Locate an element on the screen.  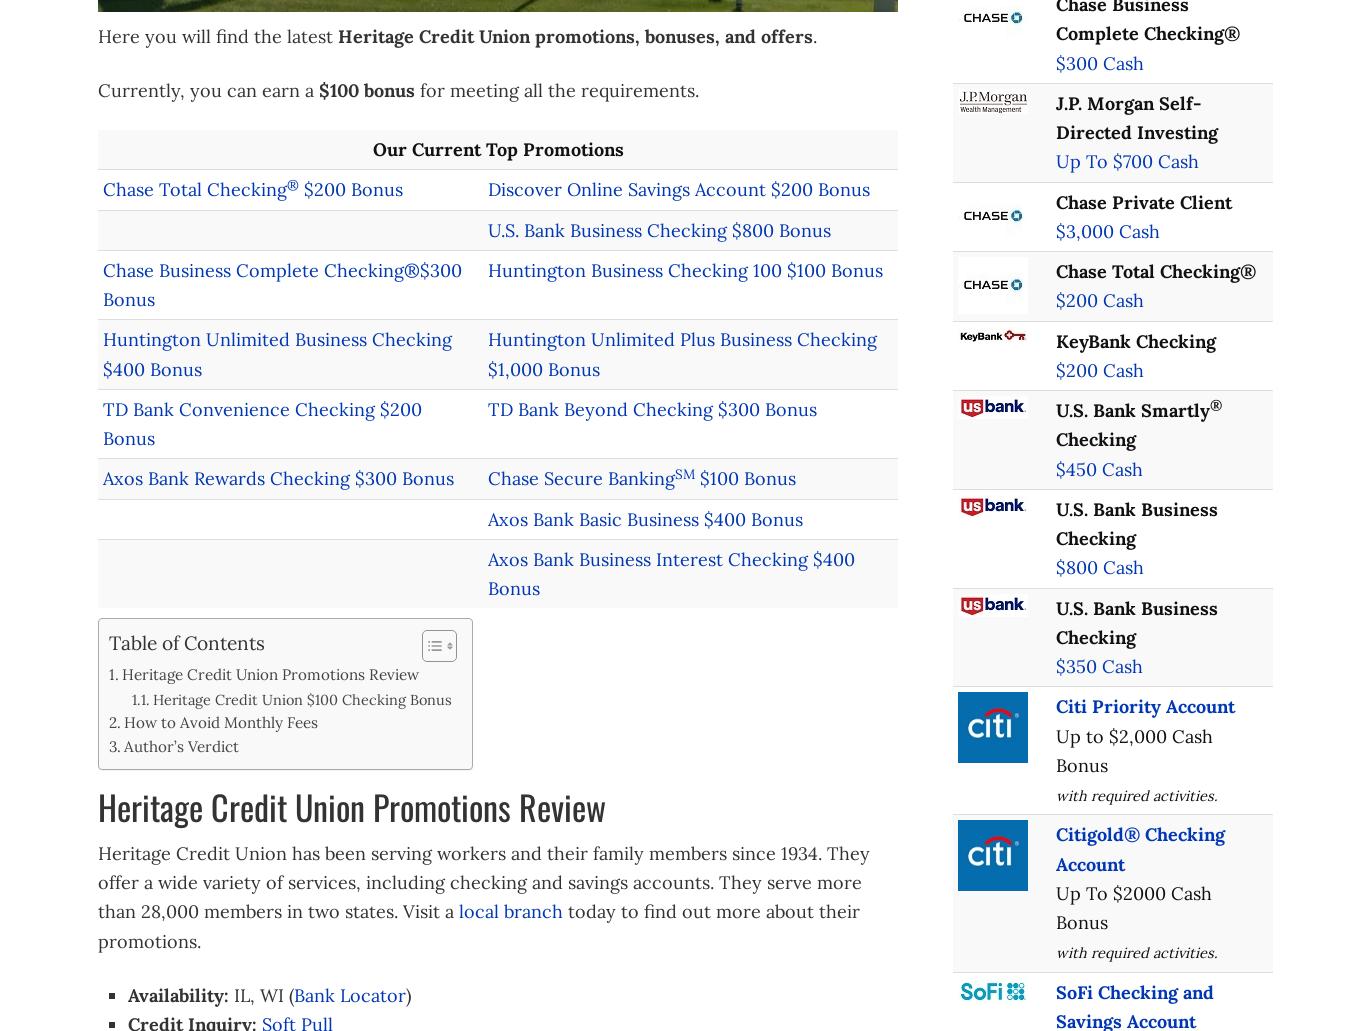
'Chase Total Checking' is located at coordinates (194, 188).